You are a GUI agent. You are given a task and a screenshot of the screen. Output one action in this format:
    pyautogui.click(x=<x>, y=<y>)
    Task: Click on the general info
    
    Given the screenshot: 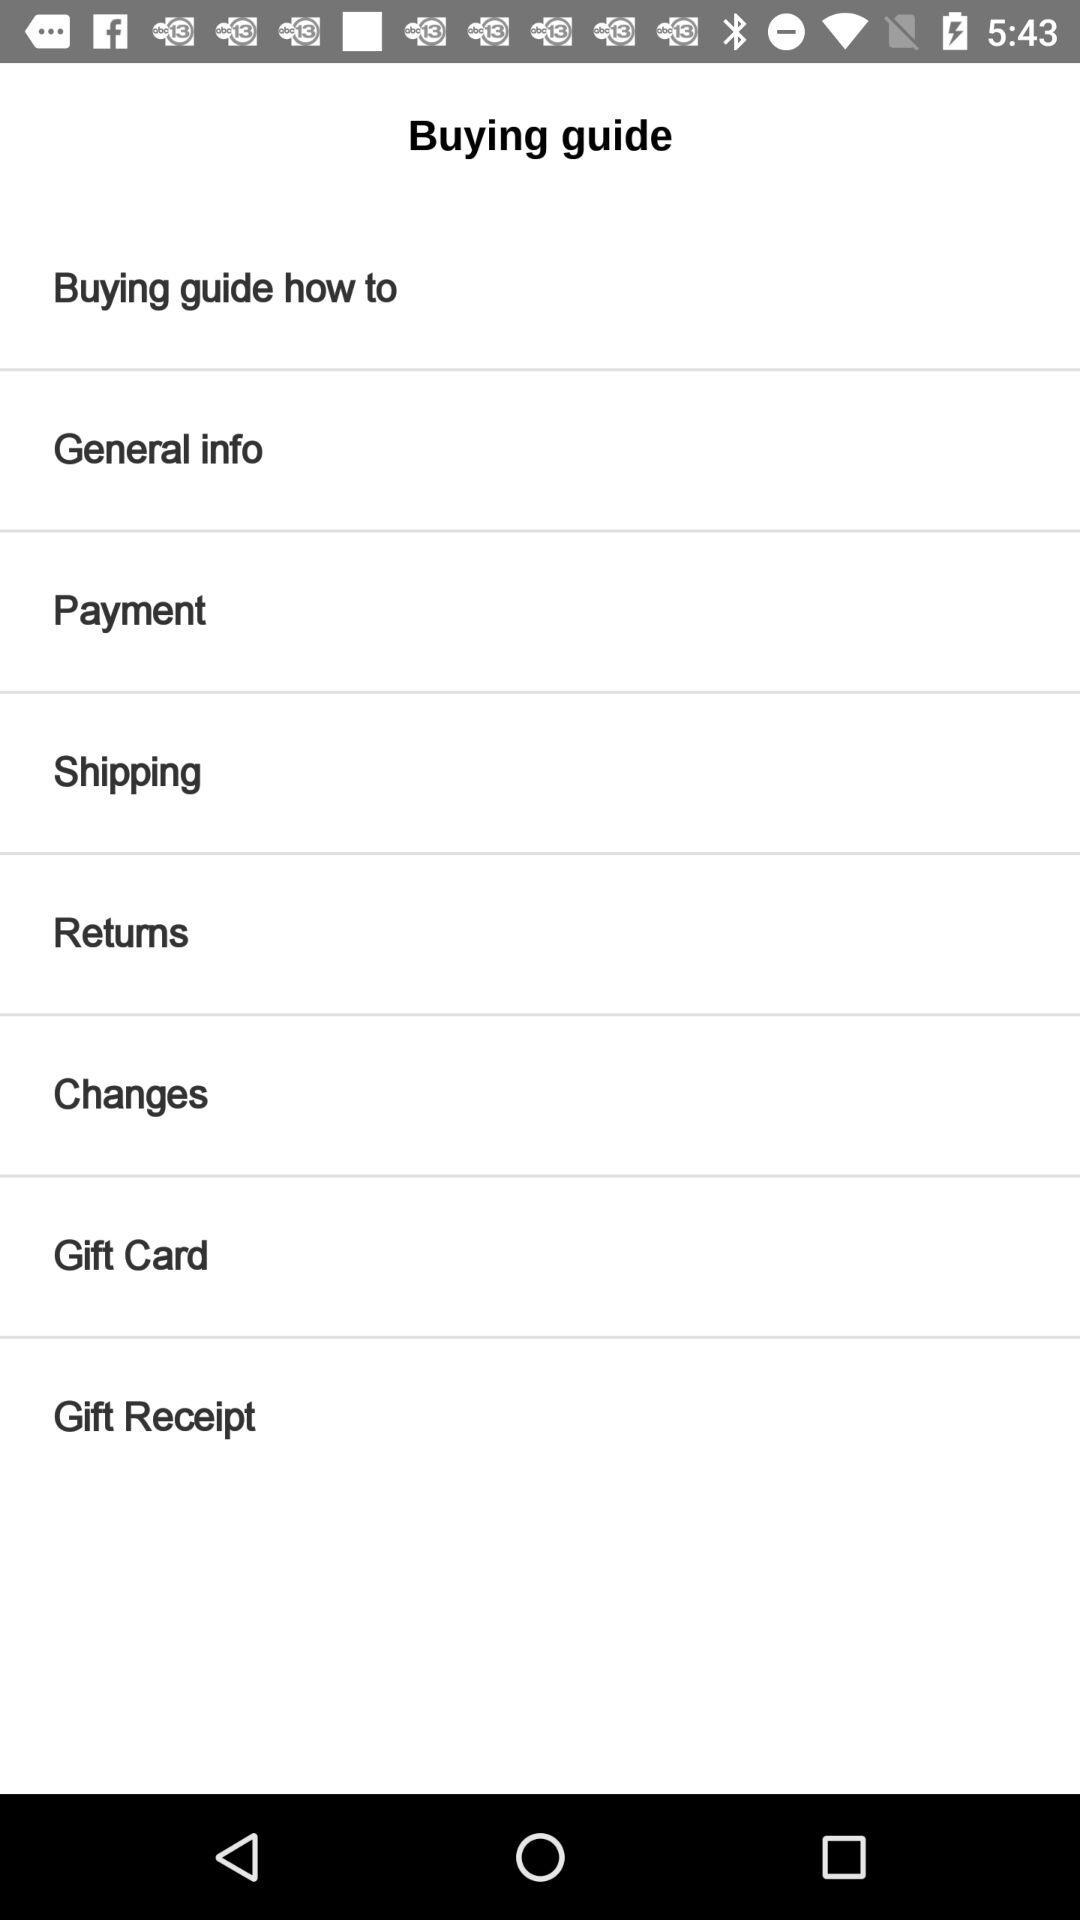 What is the action you would take?
    pyautogui.click(x=540, y=449)
    